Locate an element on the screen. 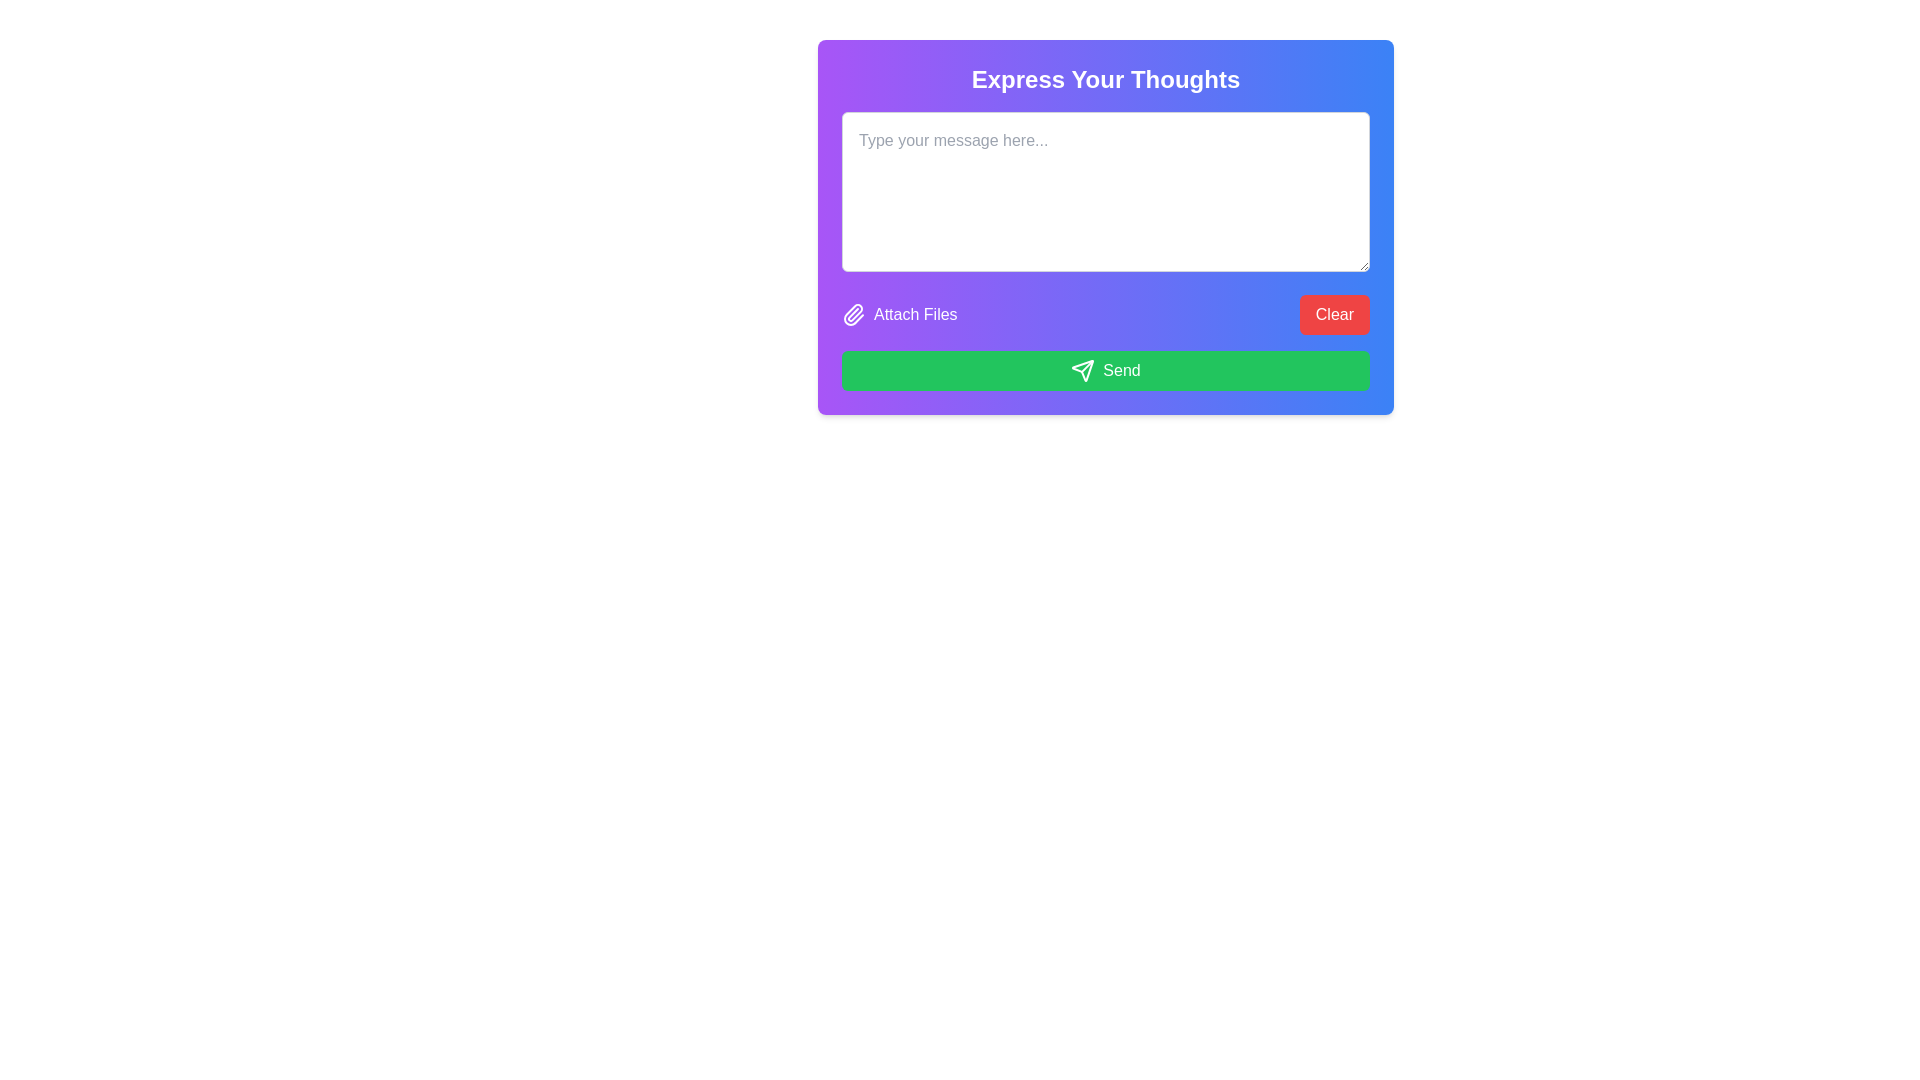 The height and width of the screenshot is (1080, 1920). the SVG graphic icon representing a paperclip in the bottom-left corner of the input message field, which indicates the file attachment feature is located at coordinates (853, 315).